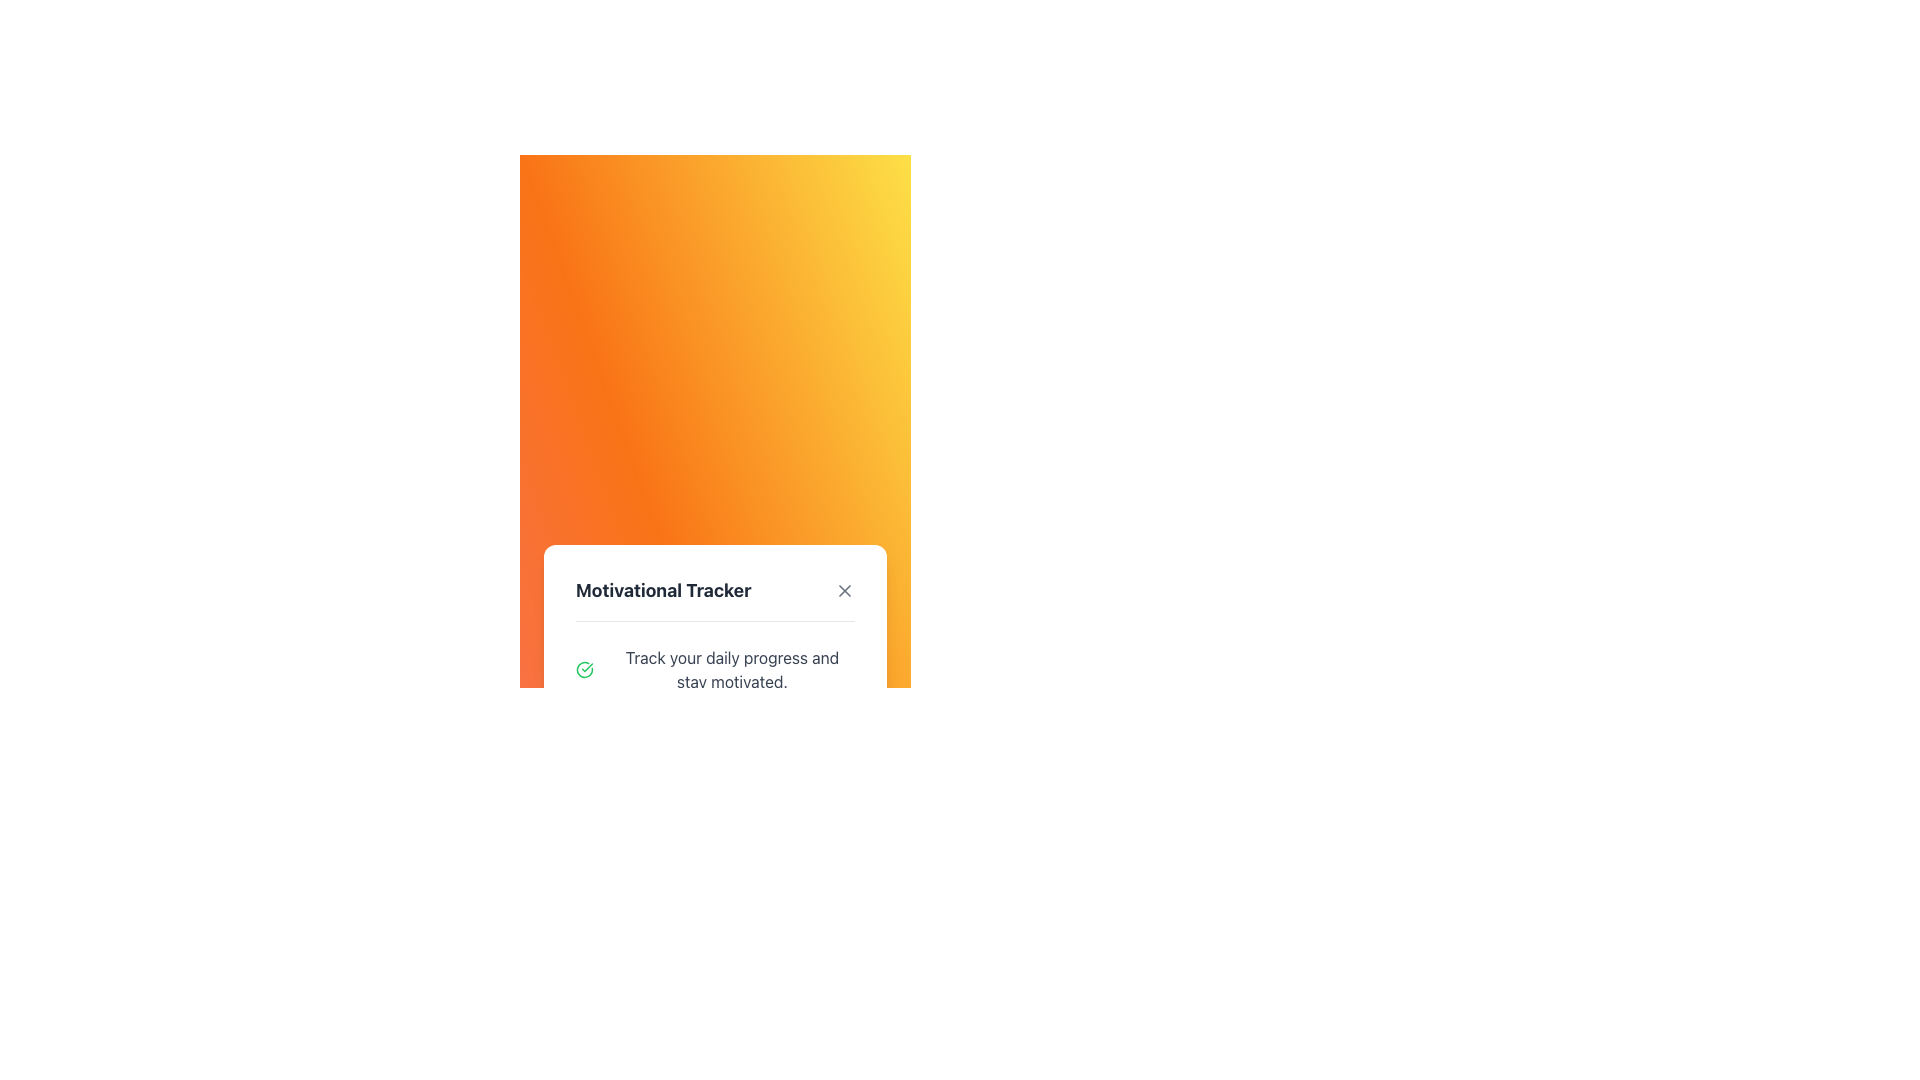  I want to click on the circular green icon with a checkmark indicating completed status, located to the left of the text 'Track your daily progress and stay motivated.', so click(584, 669).